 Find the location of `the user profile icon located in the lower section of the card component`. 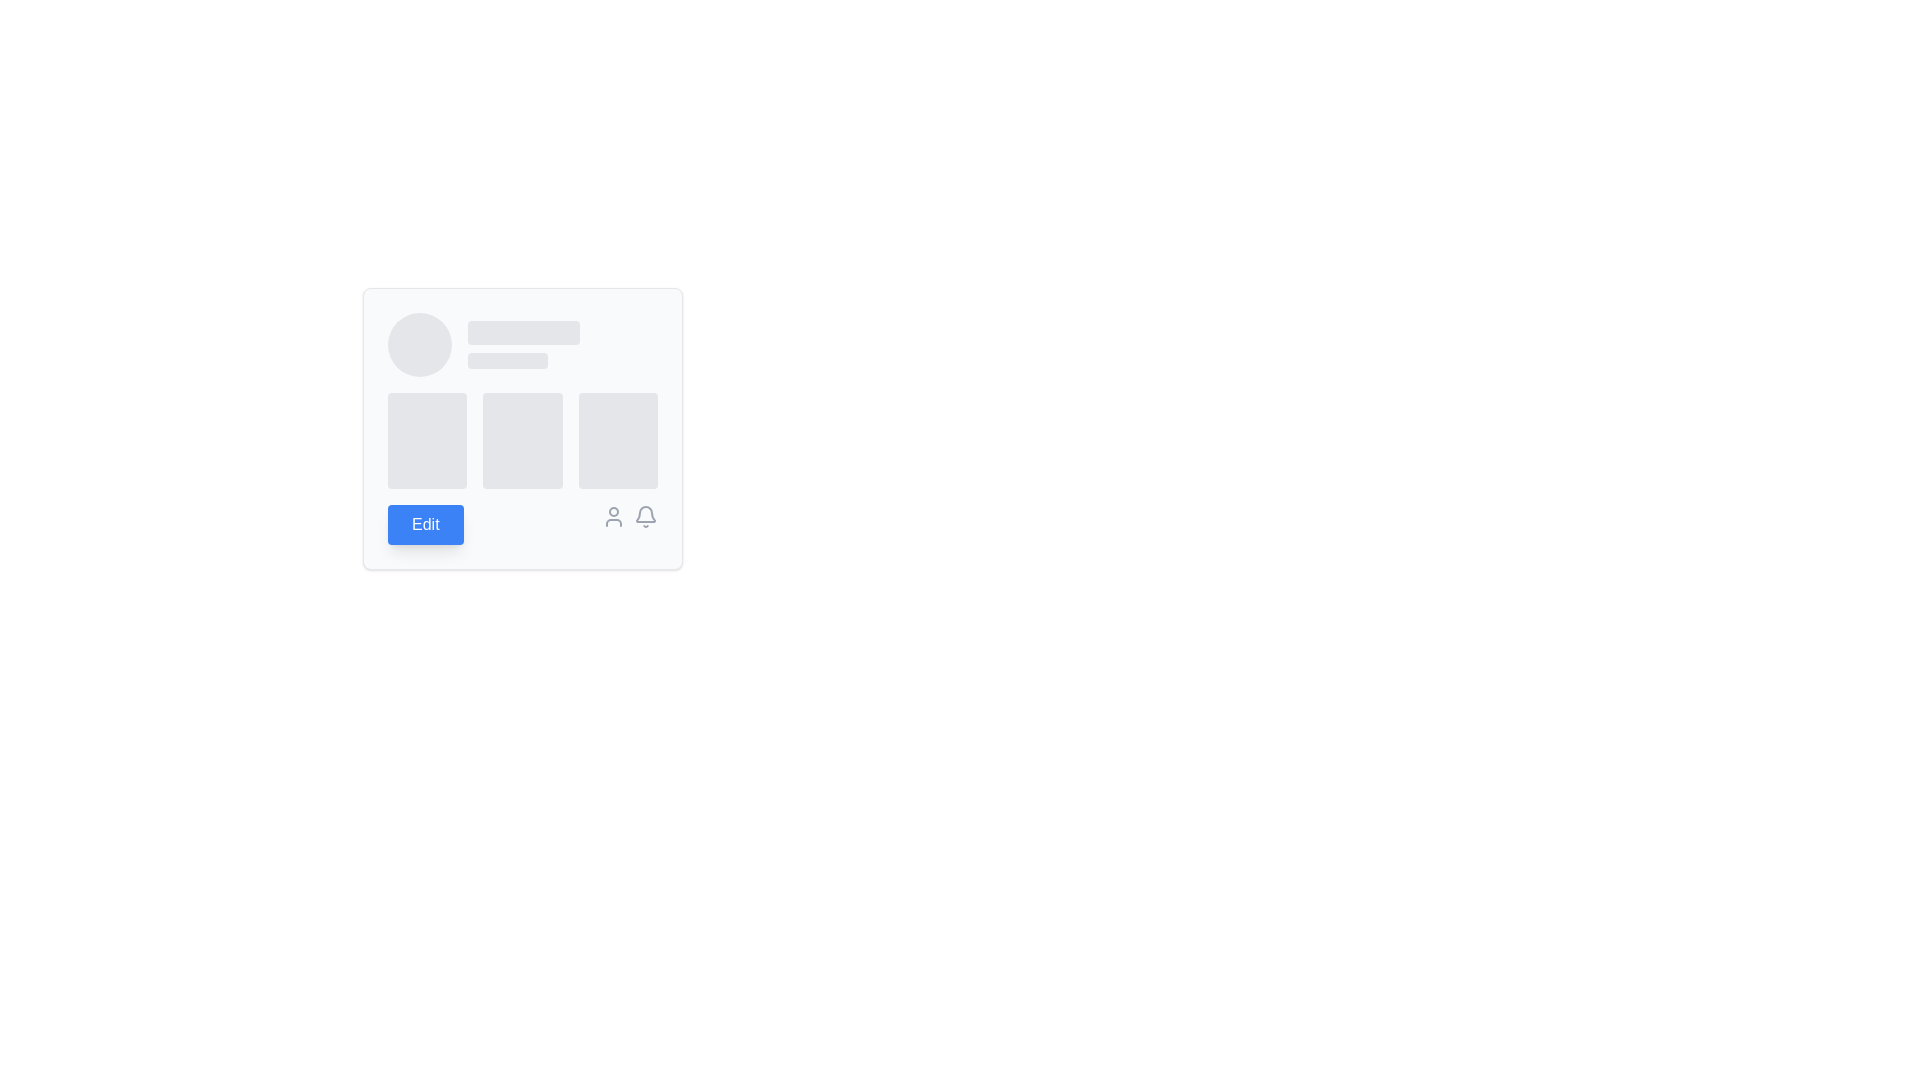

the user profile icon located in the lower section of the card component is located at coordinates (613, 515).